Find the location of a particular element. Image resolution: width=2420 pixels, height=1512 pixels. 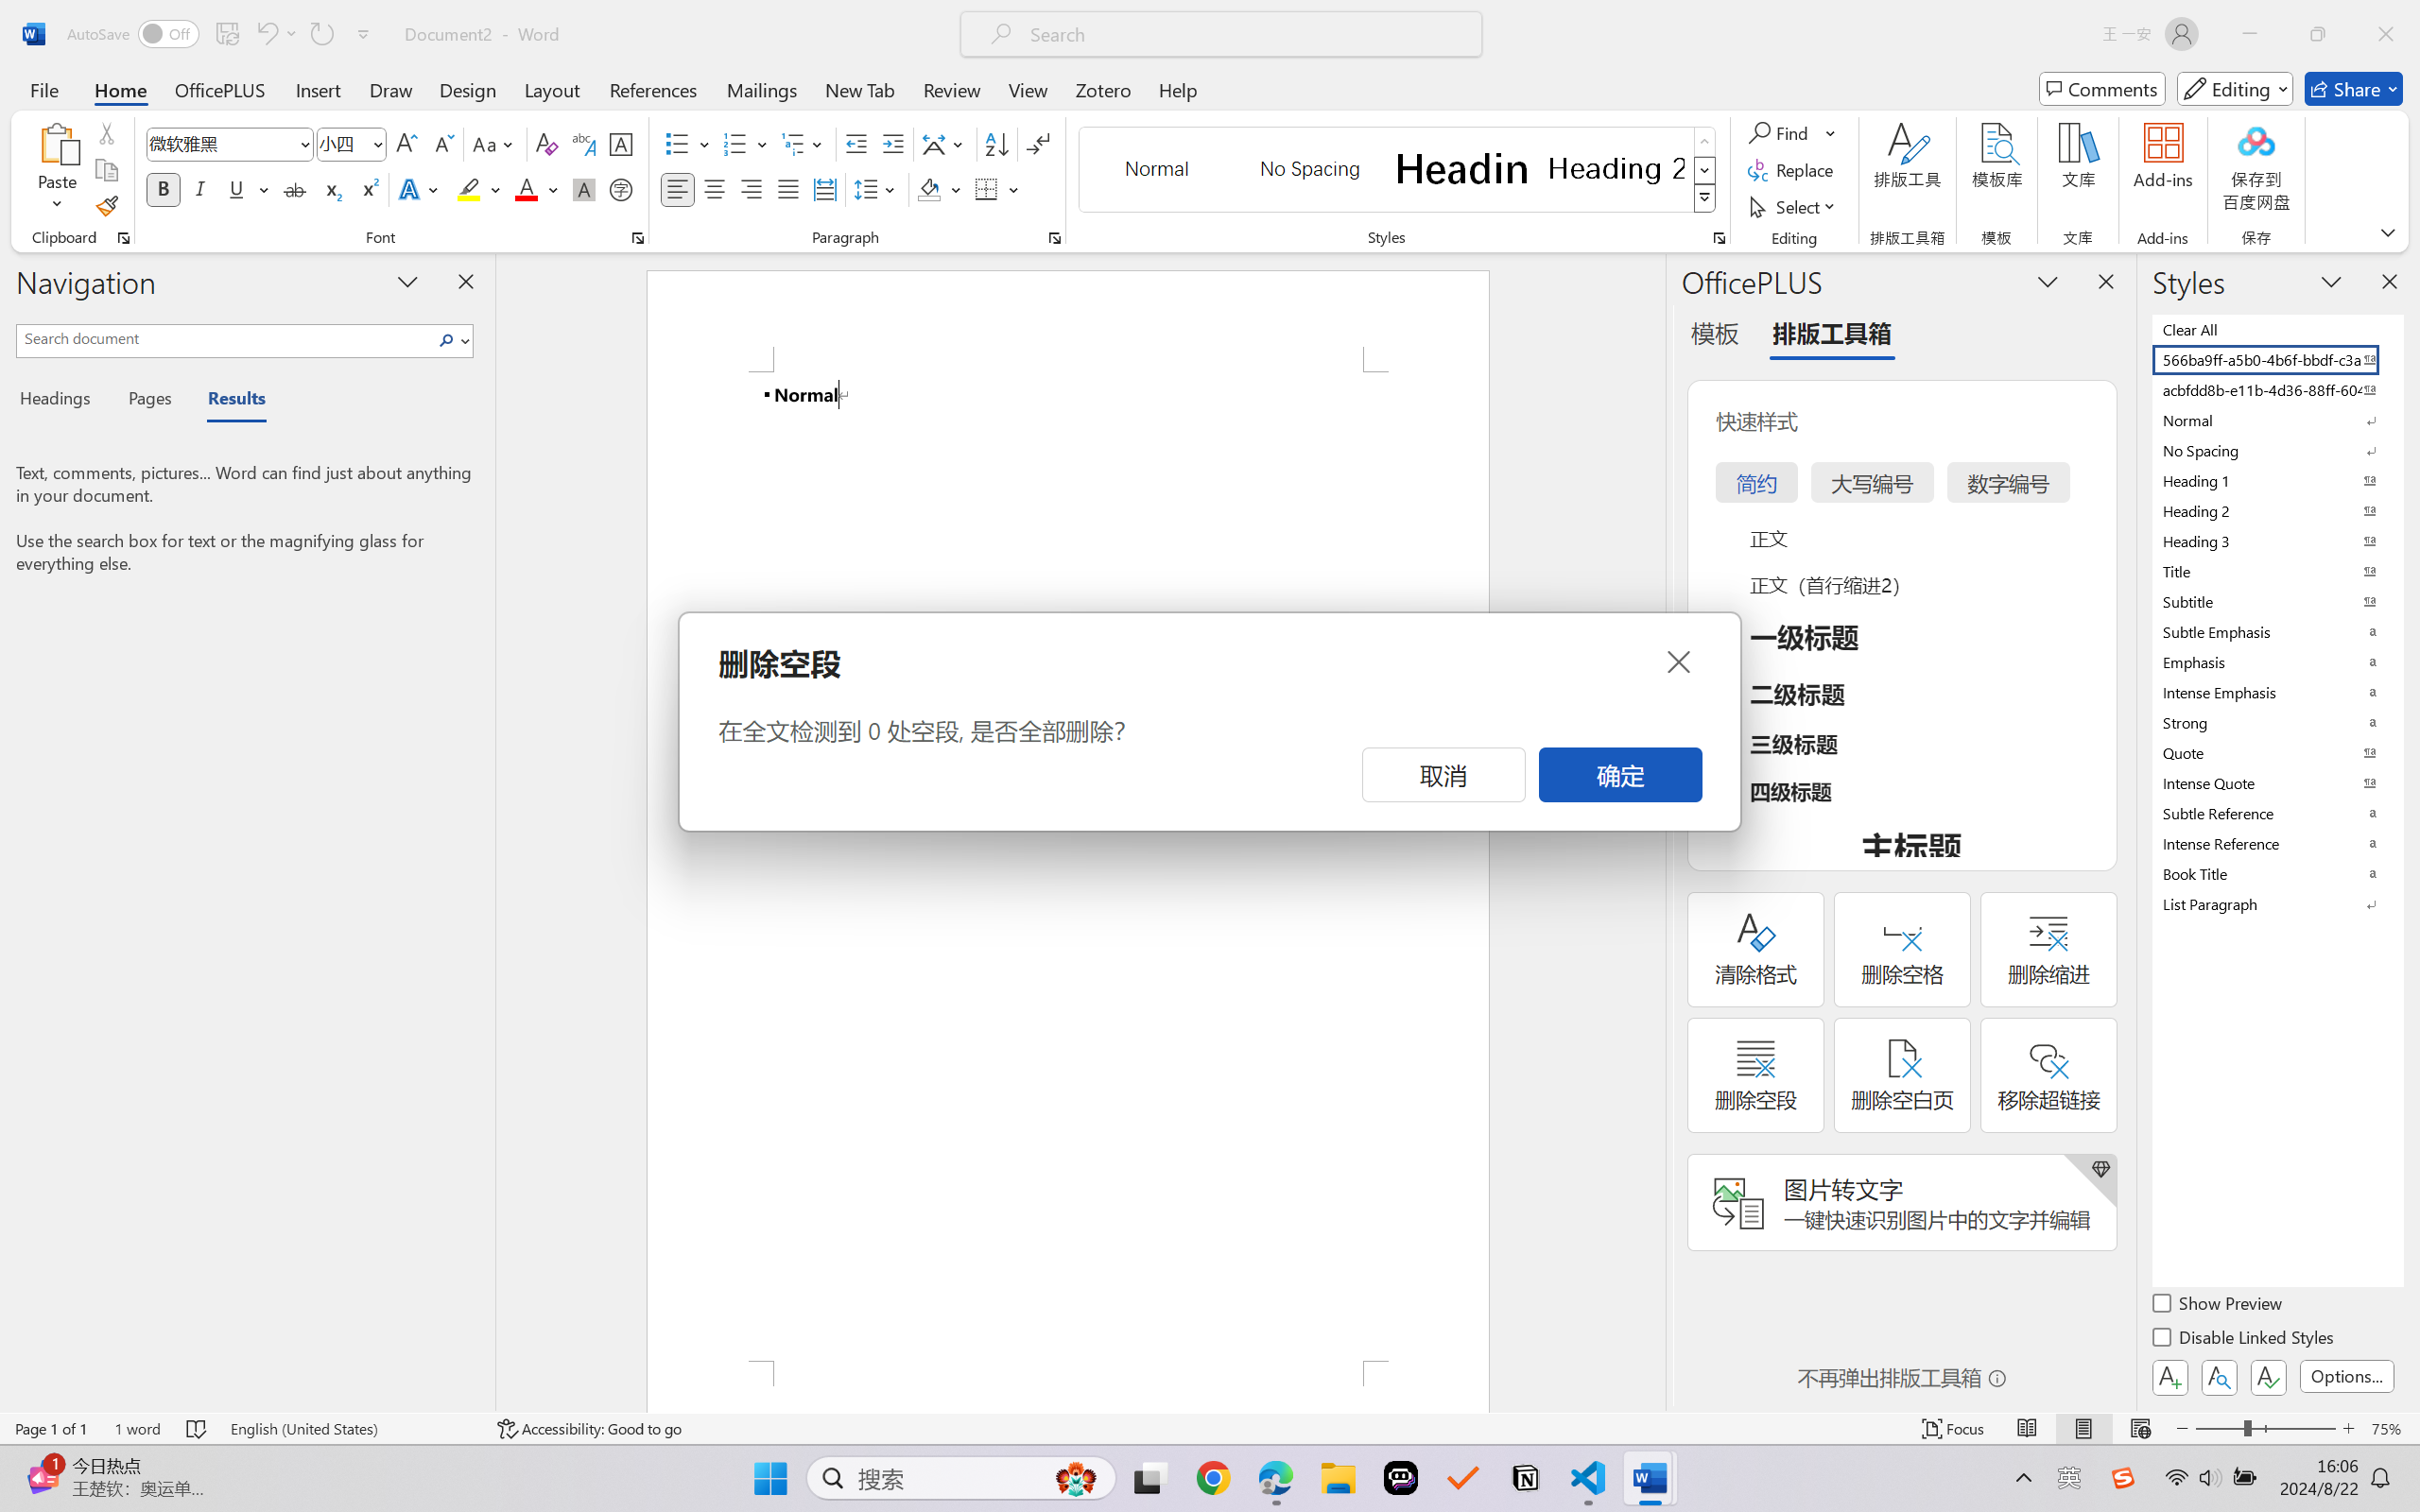

'No Spacing' is located at coordinates (2275, 449).